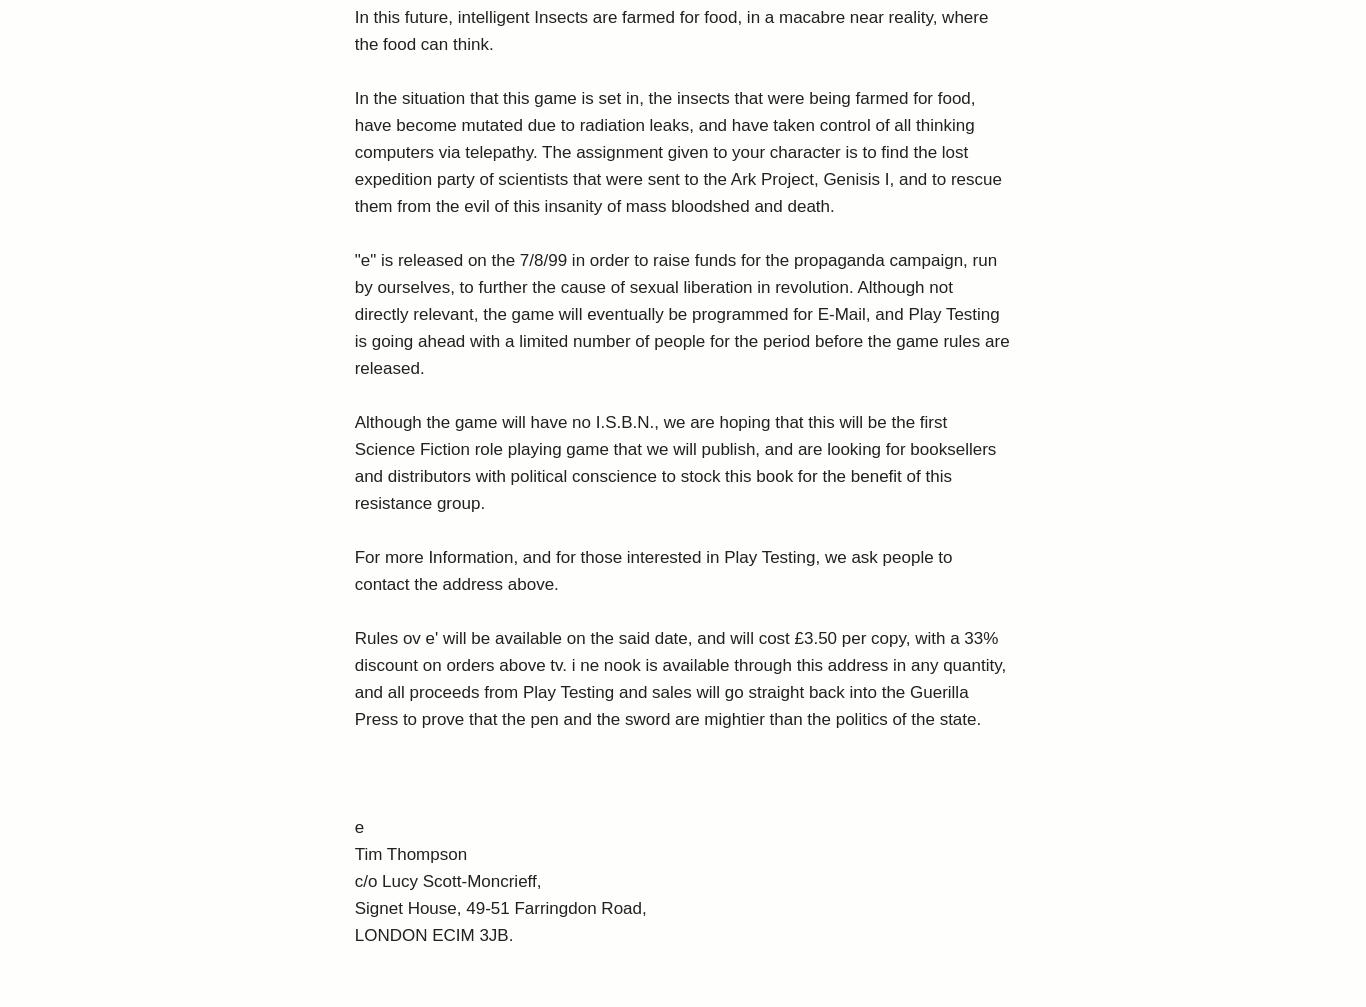 The image size is (1366, 1007). I want to click on 'Although the game will have no I.S.B.N., we are hoping that this will be the first Science Fiction role playing game that we will publish, and are looking for booksellers and distributors with political conscience to stock this book for the benefit of this resistance group.', so click(353, 463).